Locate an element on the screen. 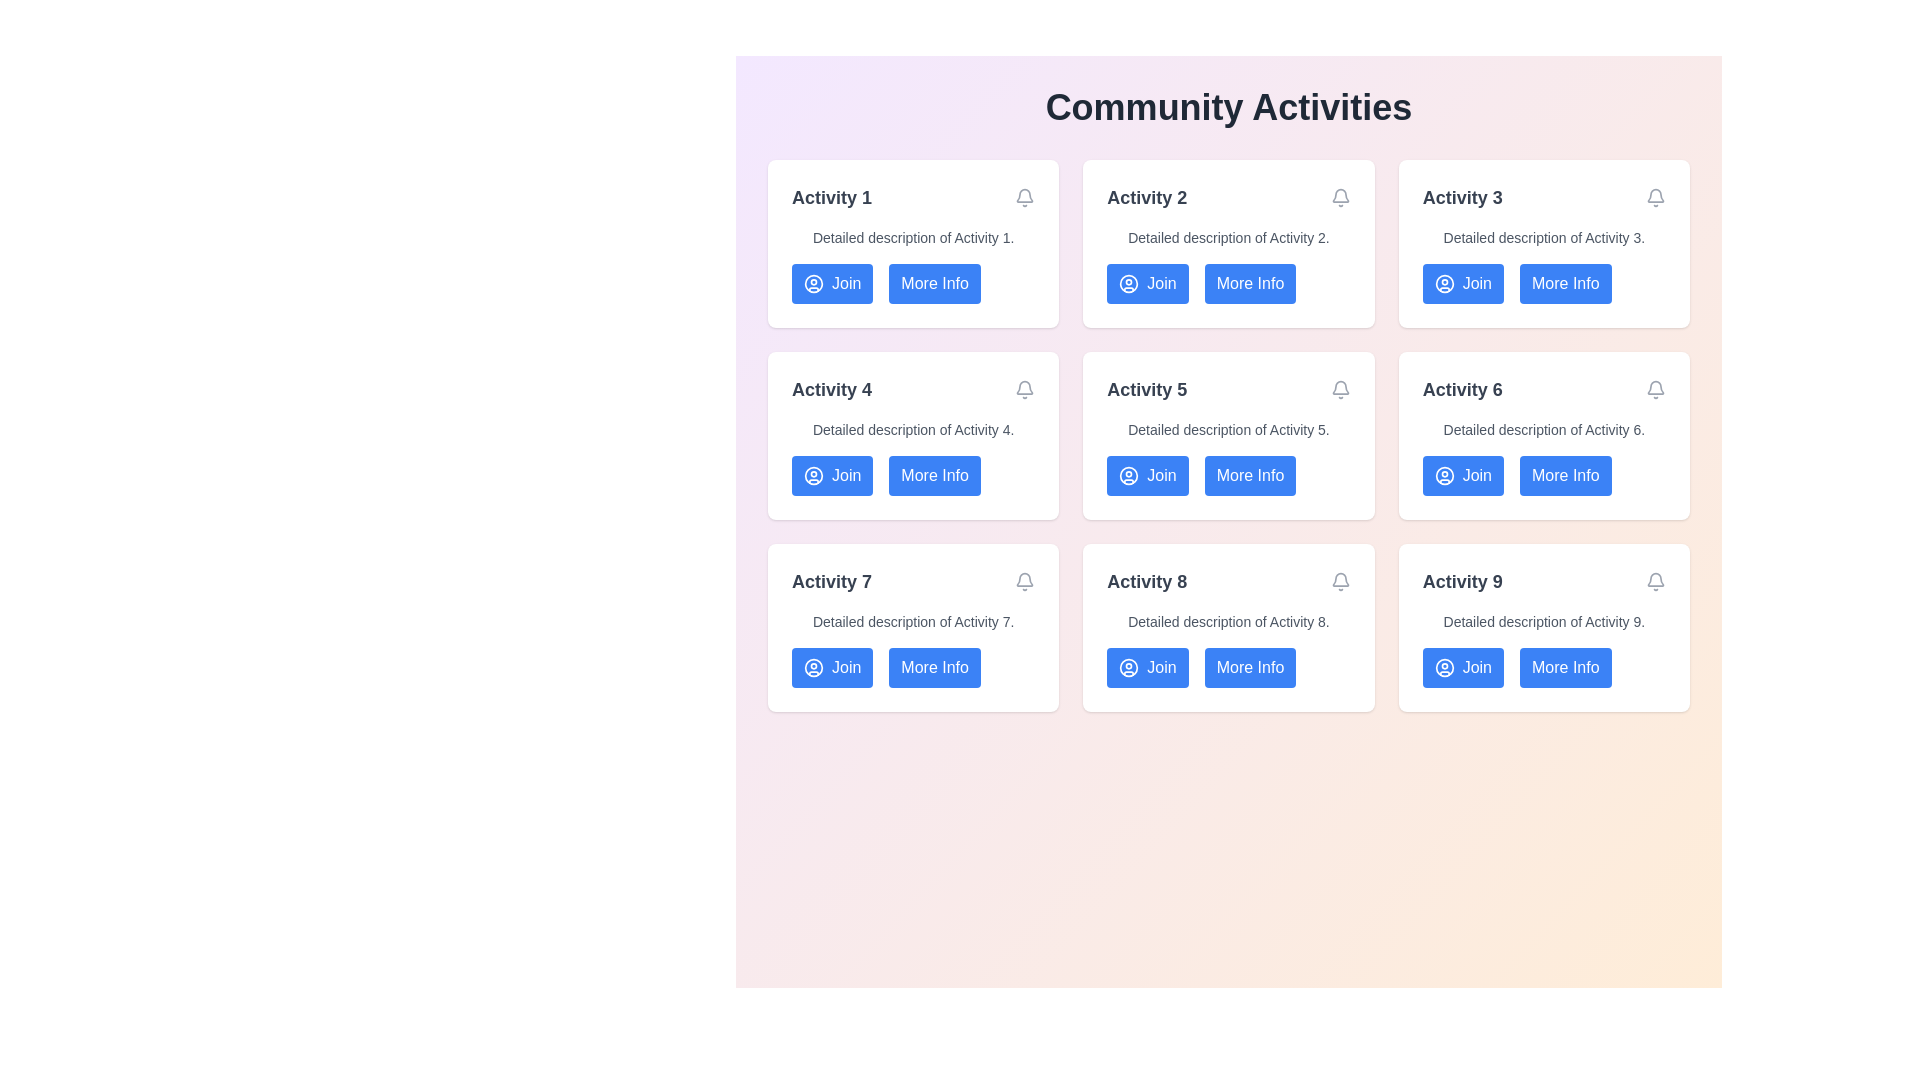  the Text label providing additional details about Activity 3, which is located directly below the title 'Activity 3' in the card at the top right of the second row of the grid is located at coordinates (1543, 237).